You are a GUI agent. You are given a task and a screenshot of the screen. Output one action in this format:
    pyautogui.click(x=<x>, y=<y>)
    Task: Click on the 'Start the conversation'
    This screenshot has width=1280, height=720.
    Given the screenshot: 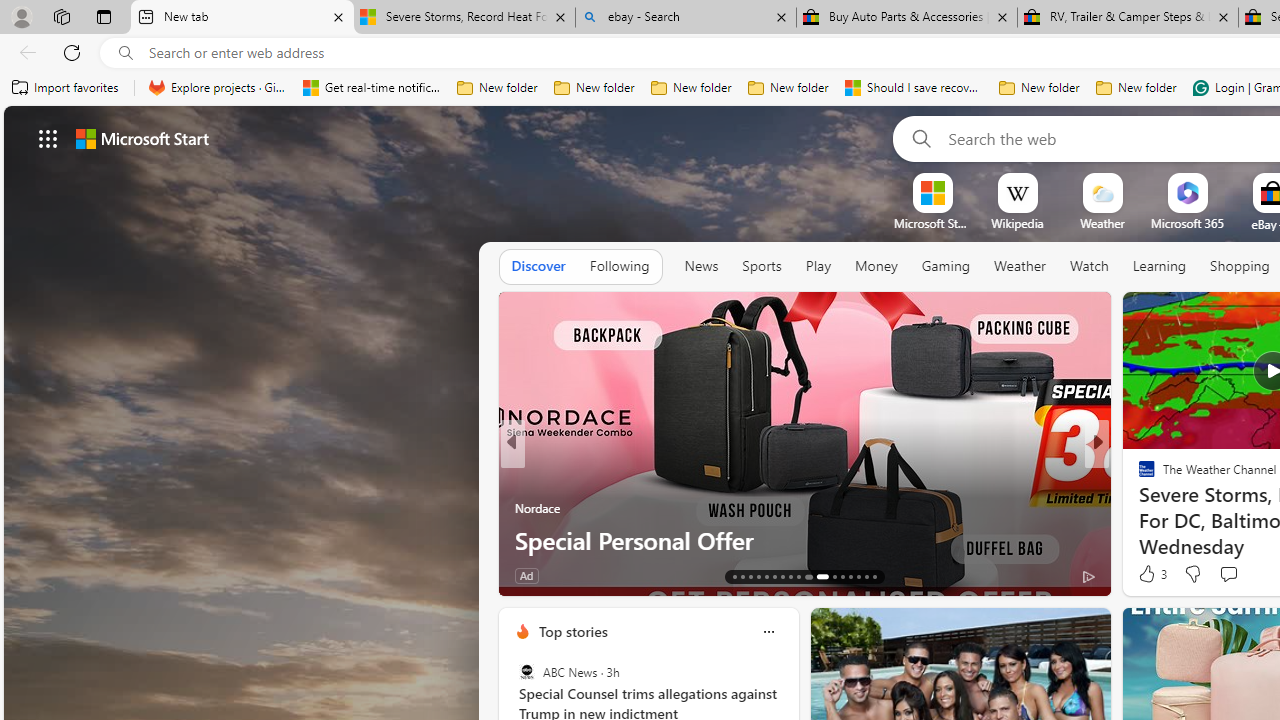 What is the action you would take?
    pyautogui.click(x=1227, y=574)
    